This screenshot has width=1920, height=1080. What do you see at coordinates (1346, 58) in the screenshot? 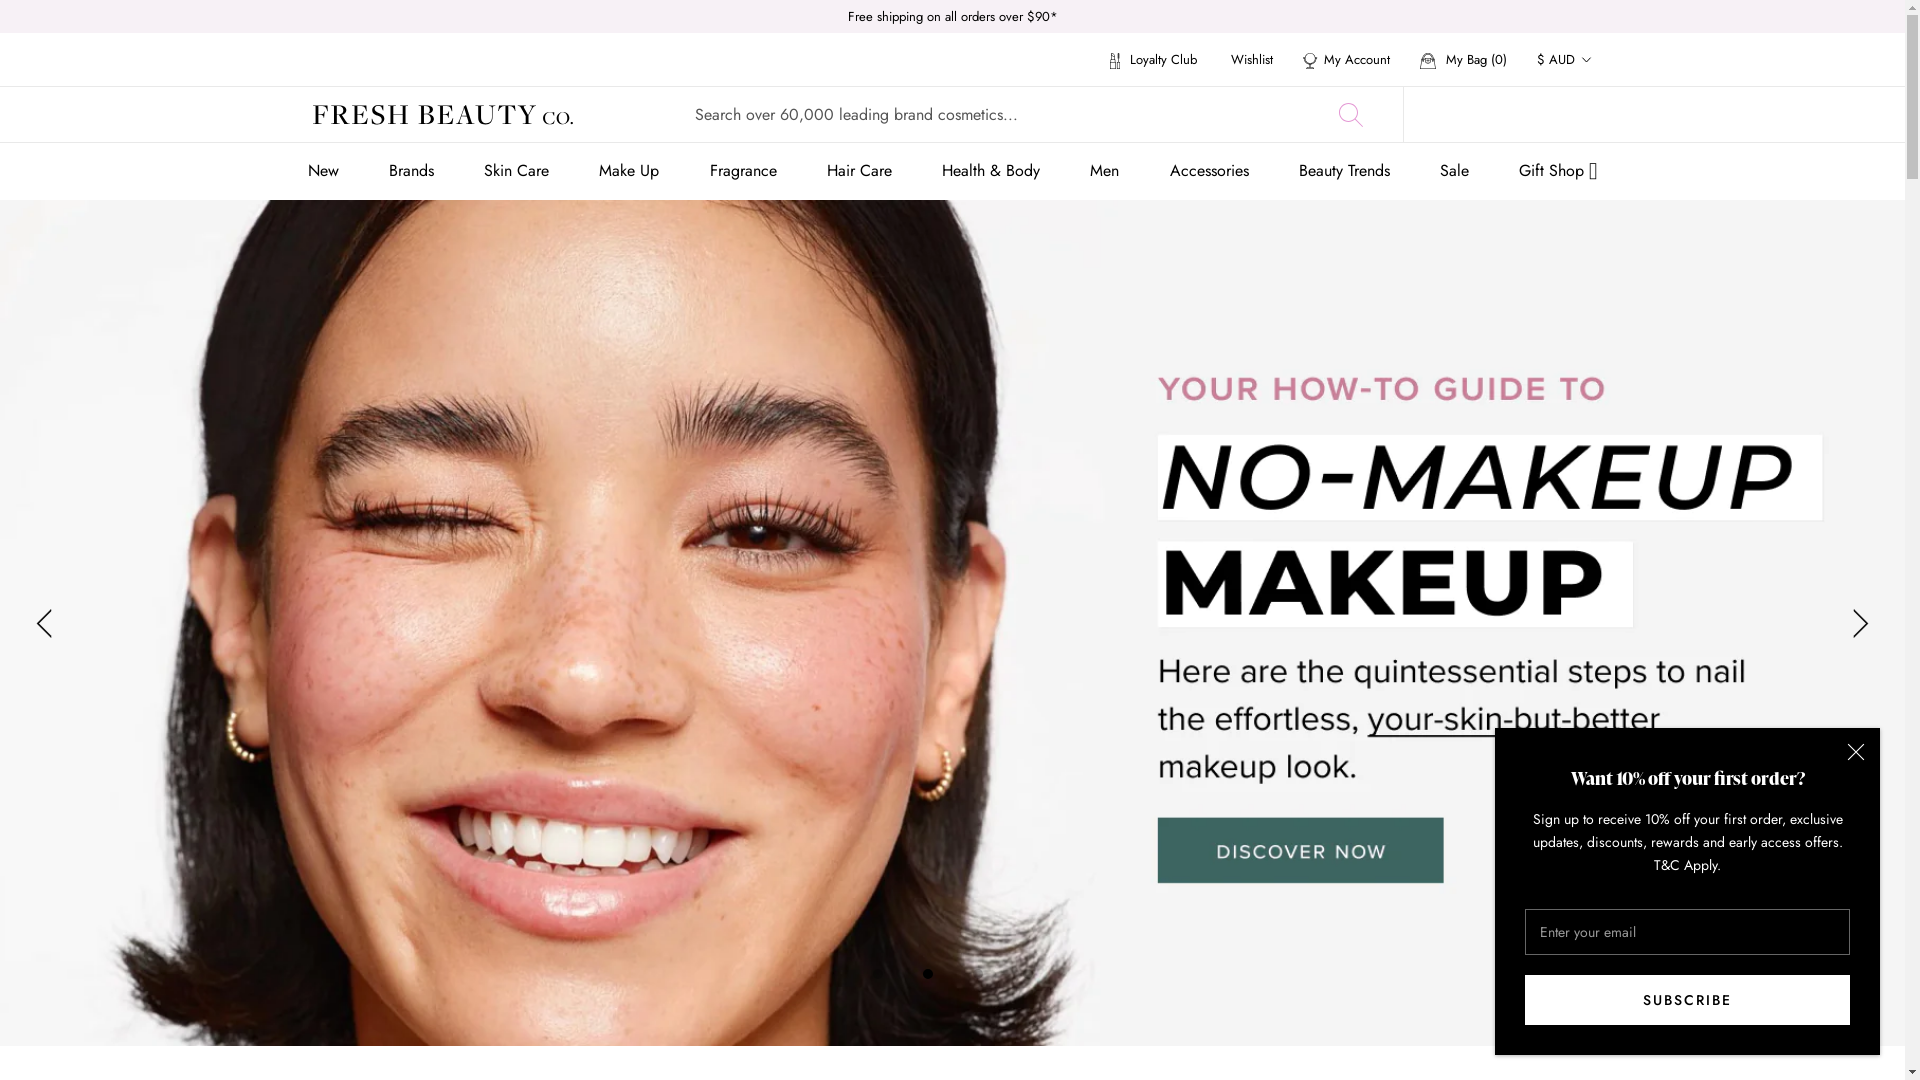
I see `'My Account'` at bounding box center [1346, 58].